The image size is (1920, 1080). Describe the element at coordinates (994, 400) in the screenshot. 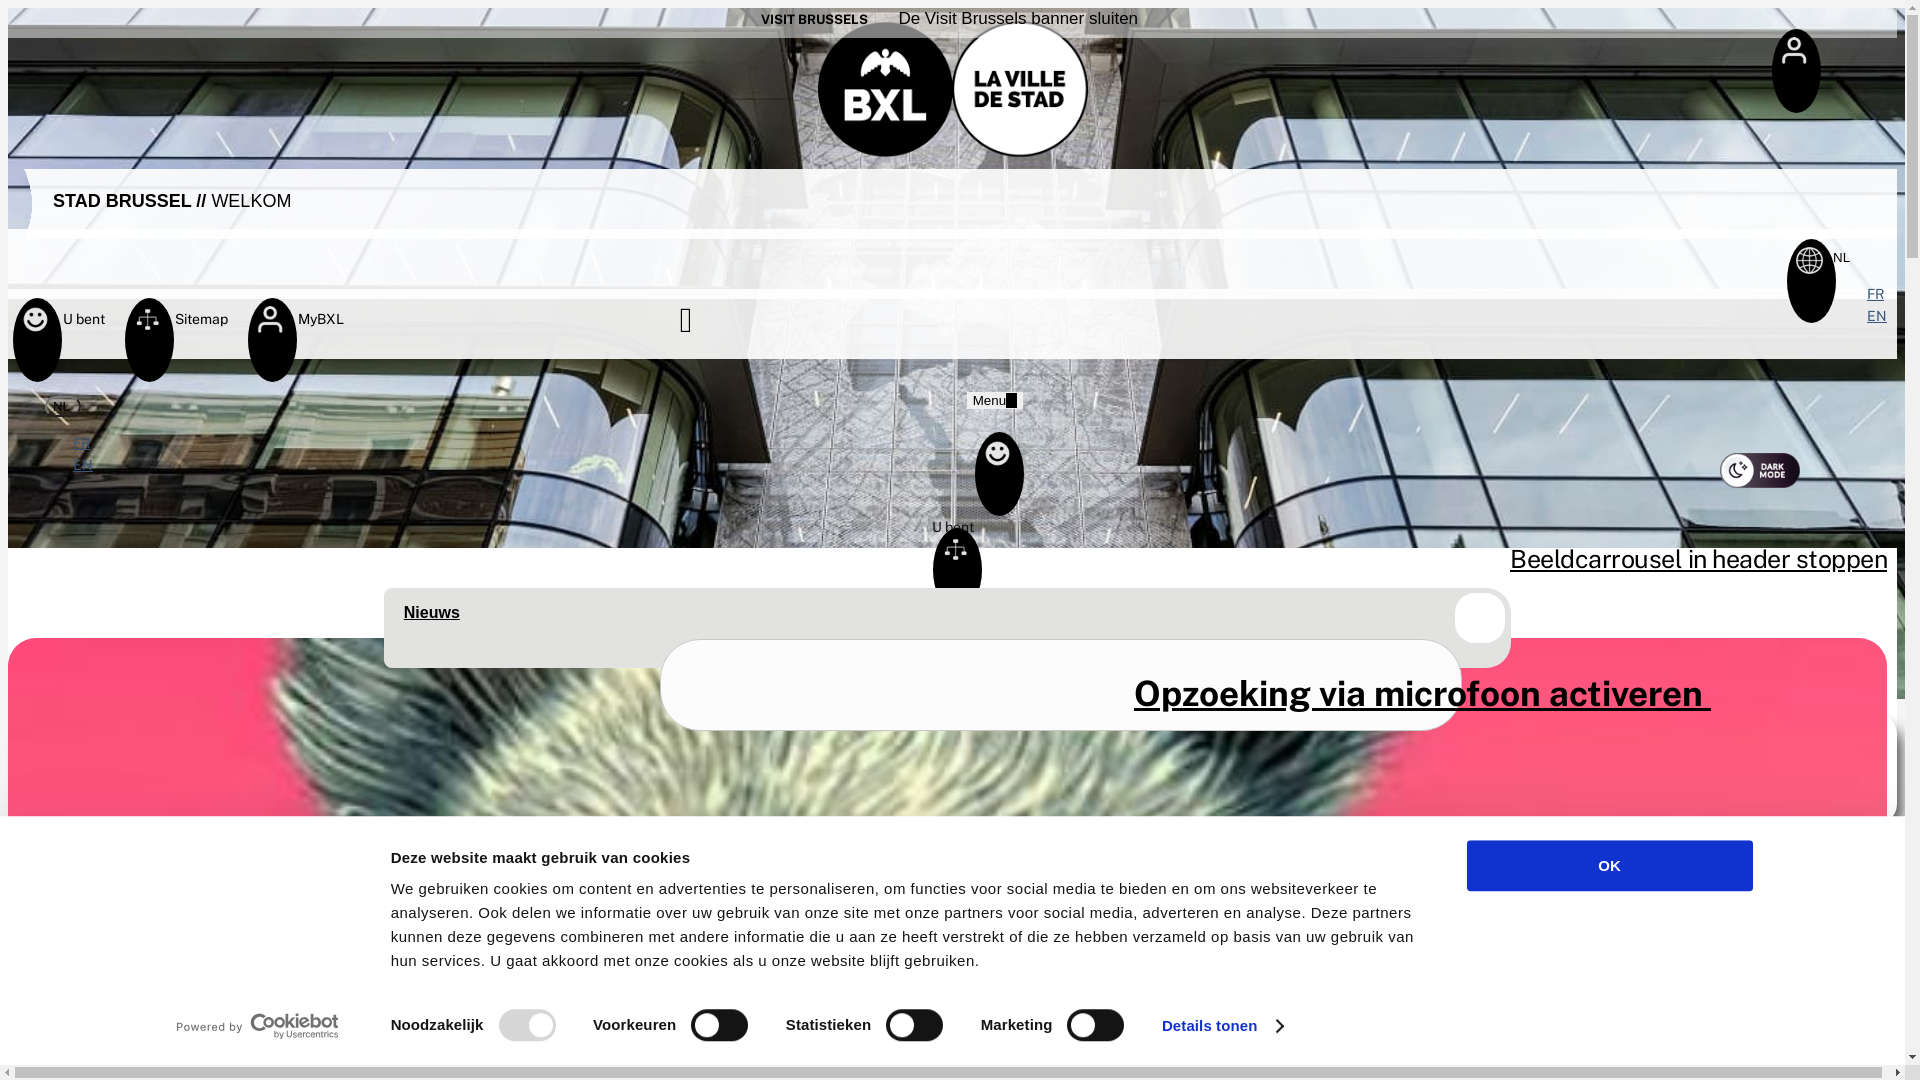

I see `'Menu   '` at that location.